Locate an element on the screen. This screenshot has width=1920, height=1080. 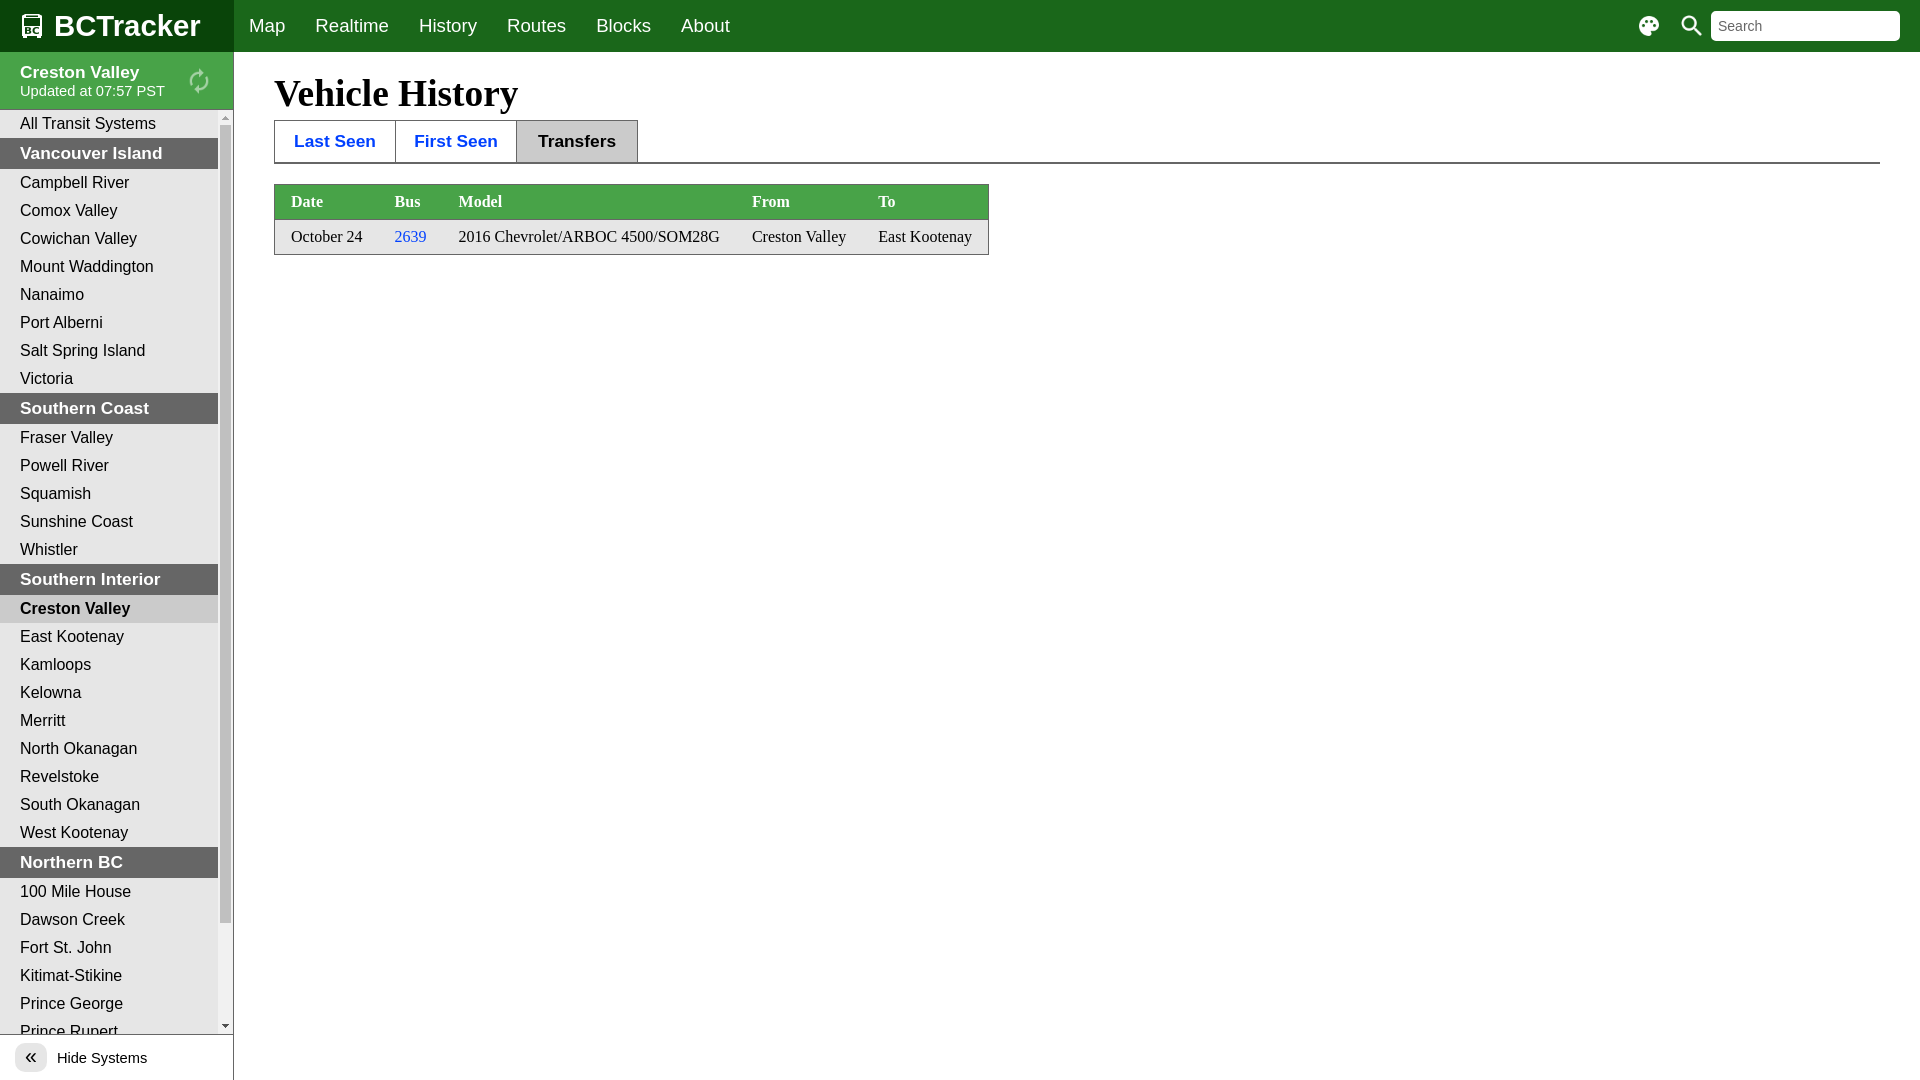
'Prince Rupert' is located at coordinates (108, 1032).